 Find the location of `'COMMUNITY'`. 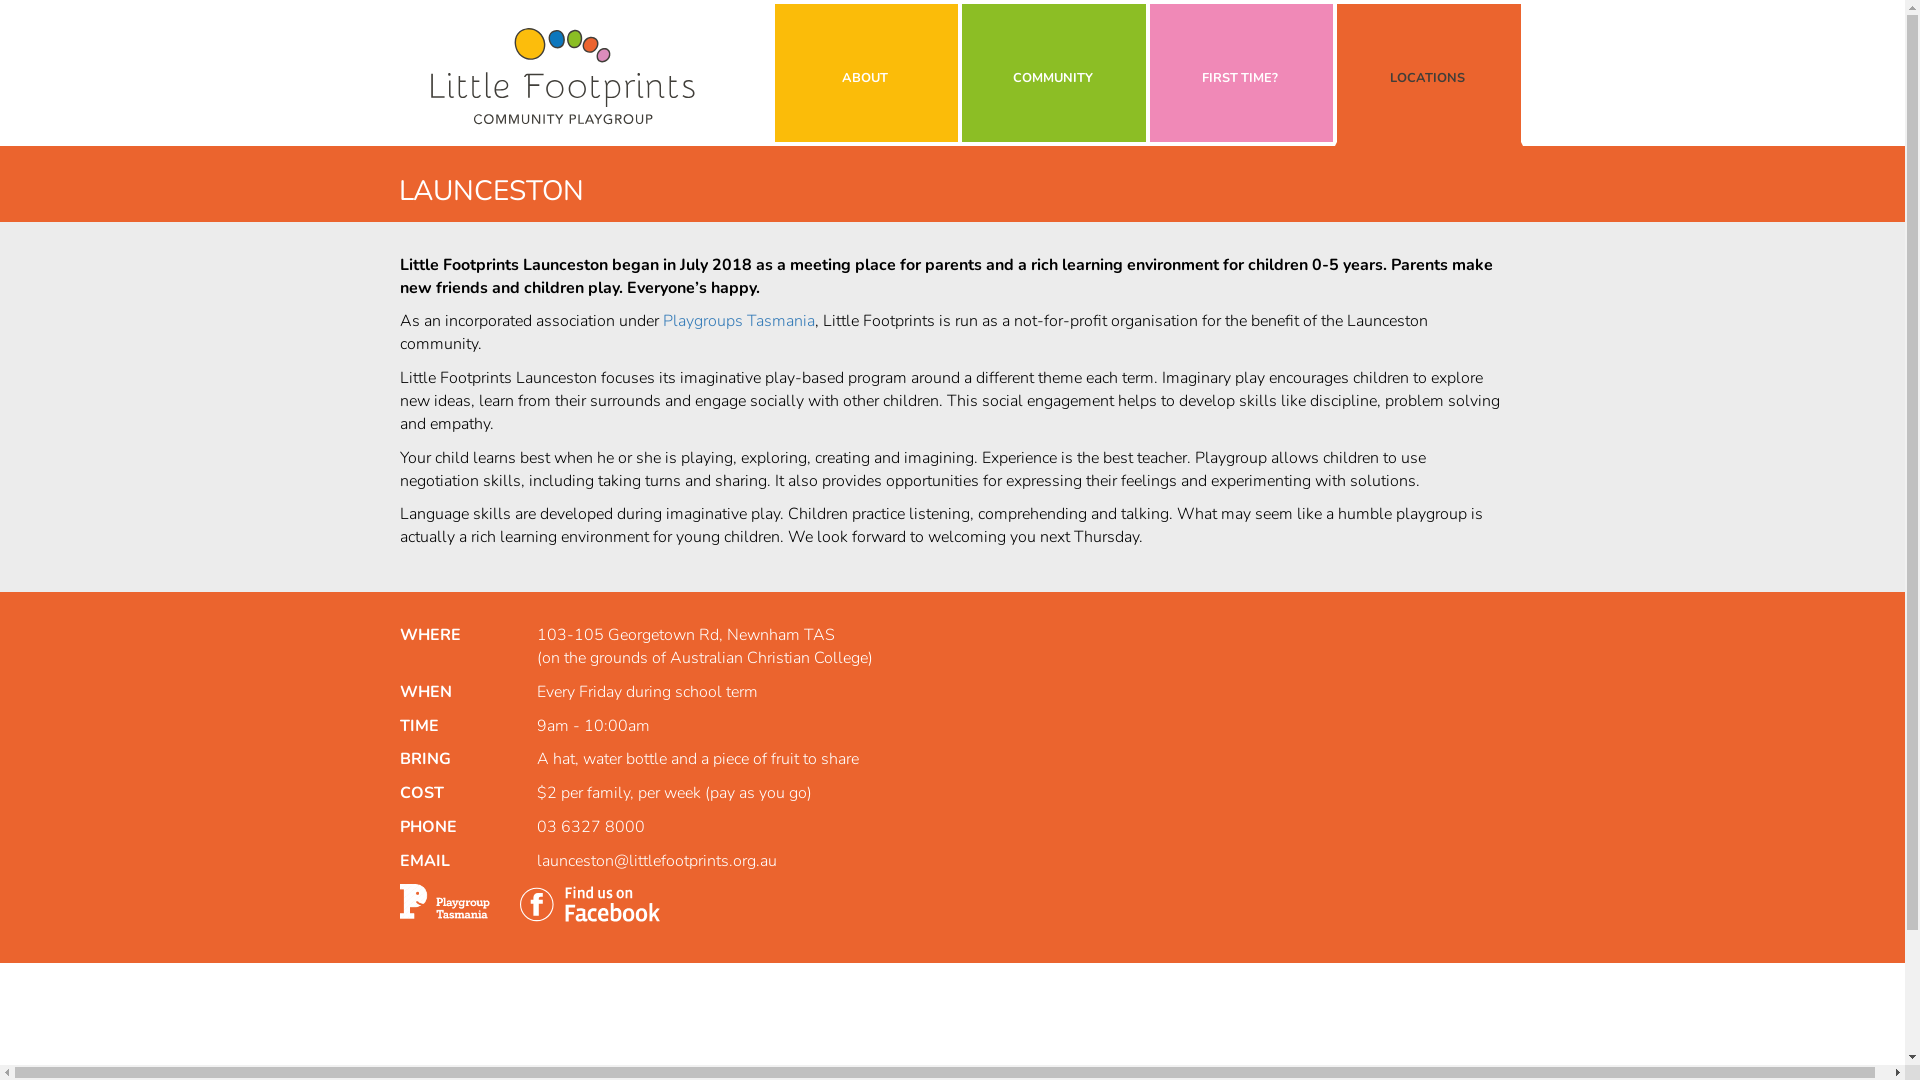

'COMMUNITY' is located at coordinates (961, 72).